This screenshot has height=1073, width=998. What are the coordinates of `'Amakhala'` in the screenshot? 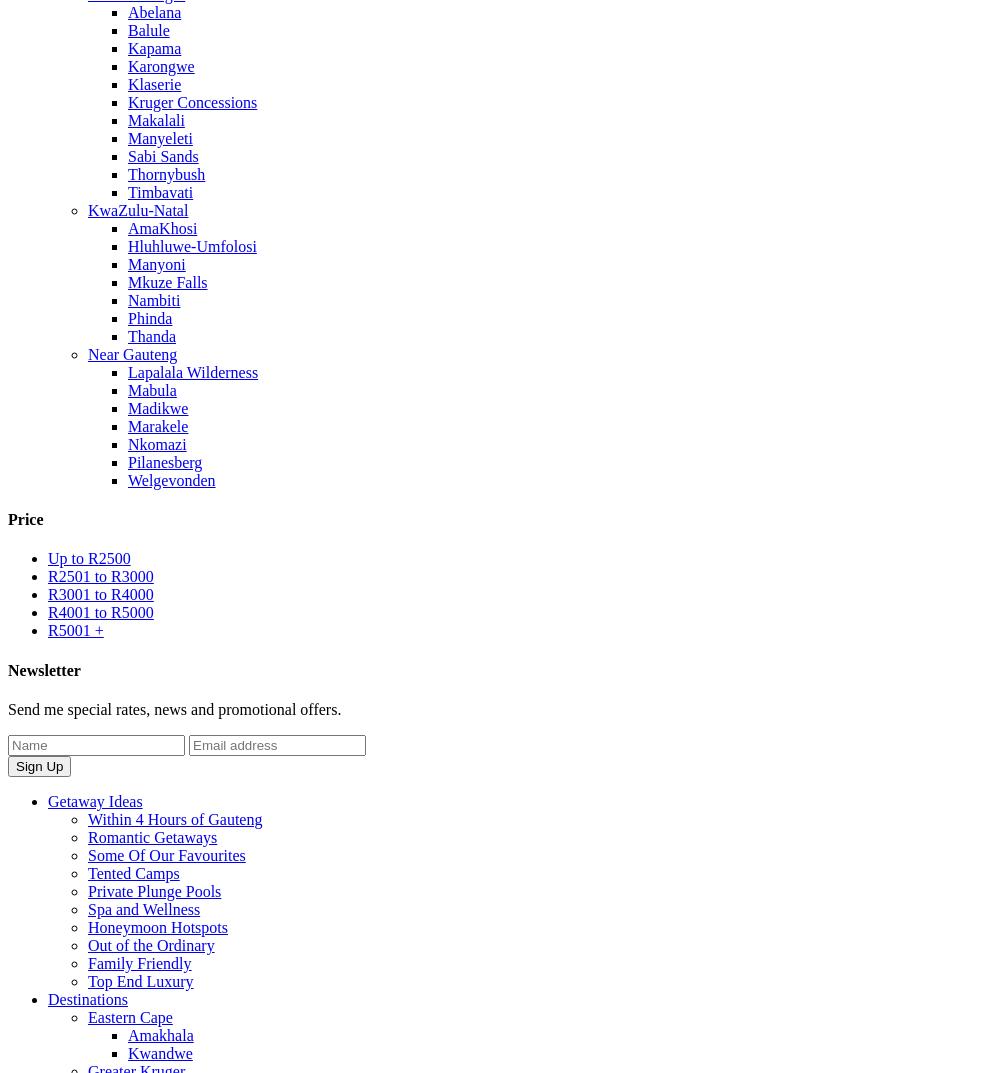 It's located at (128, 1035).